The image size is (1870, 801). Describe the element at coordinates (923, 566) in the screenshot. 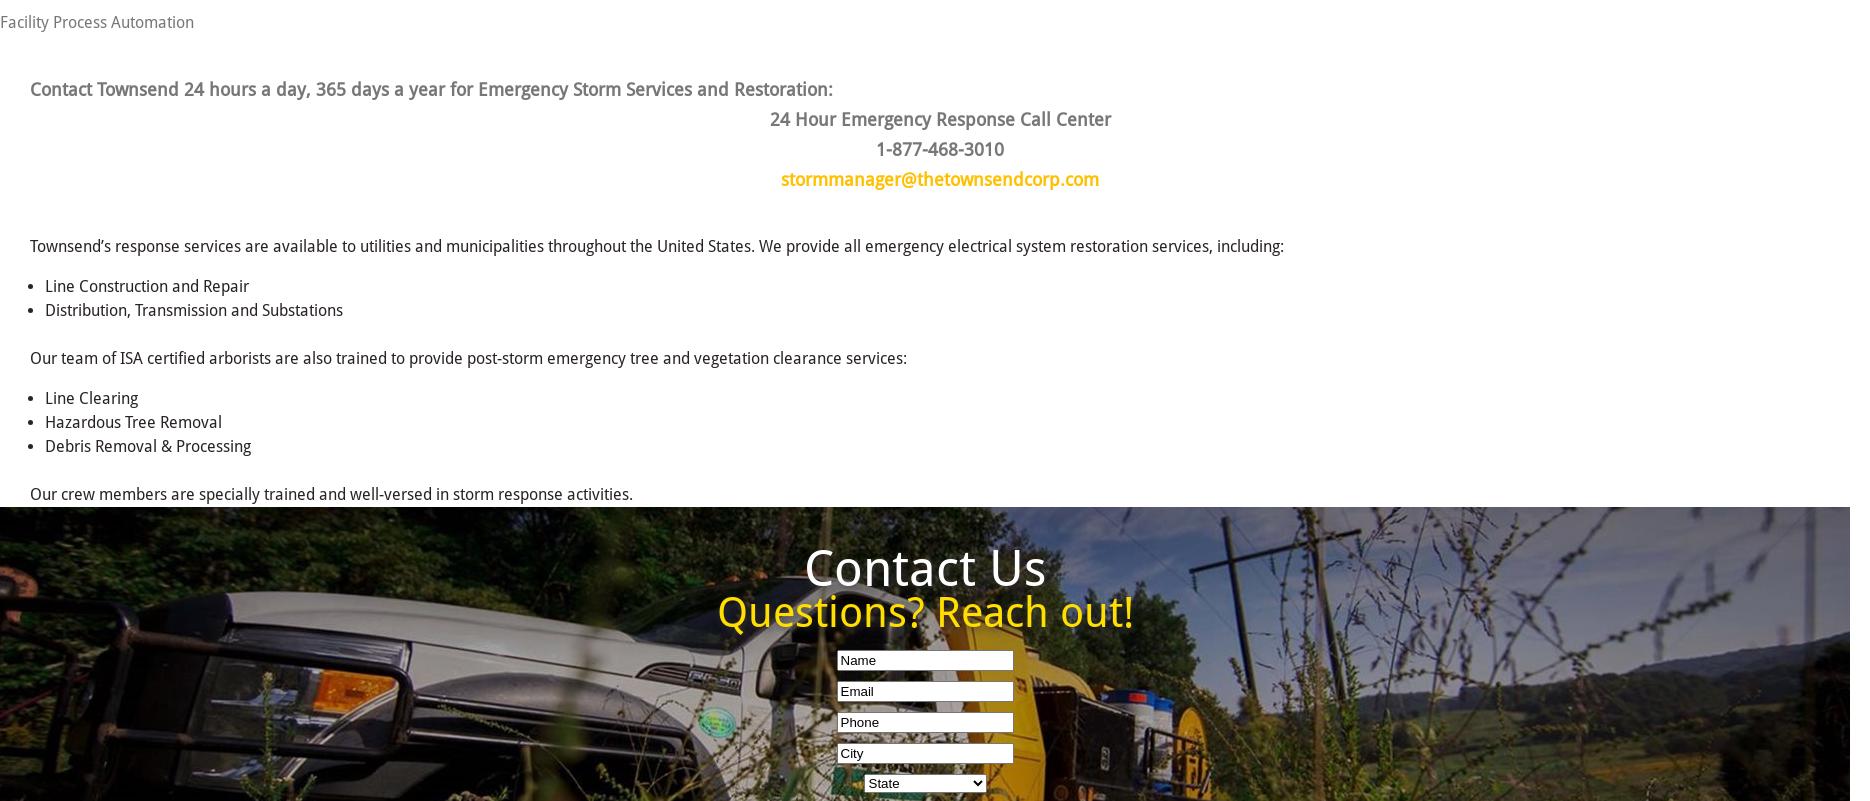

I see `'Contact Us'` at that location.